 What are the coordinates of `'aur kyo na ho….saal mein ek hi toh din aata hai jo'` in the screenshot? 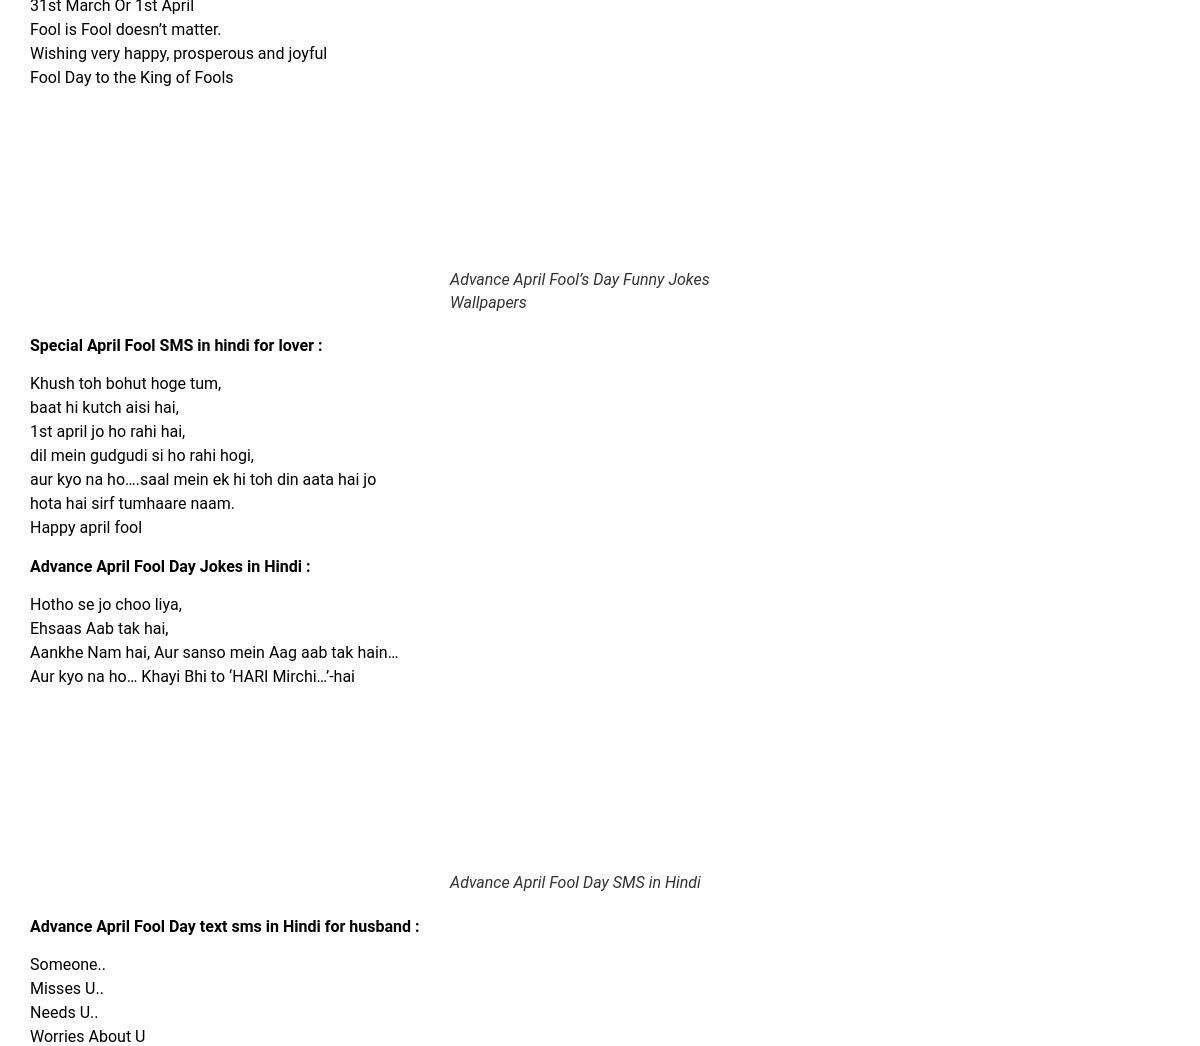 It's located at (30, 479).